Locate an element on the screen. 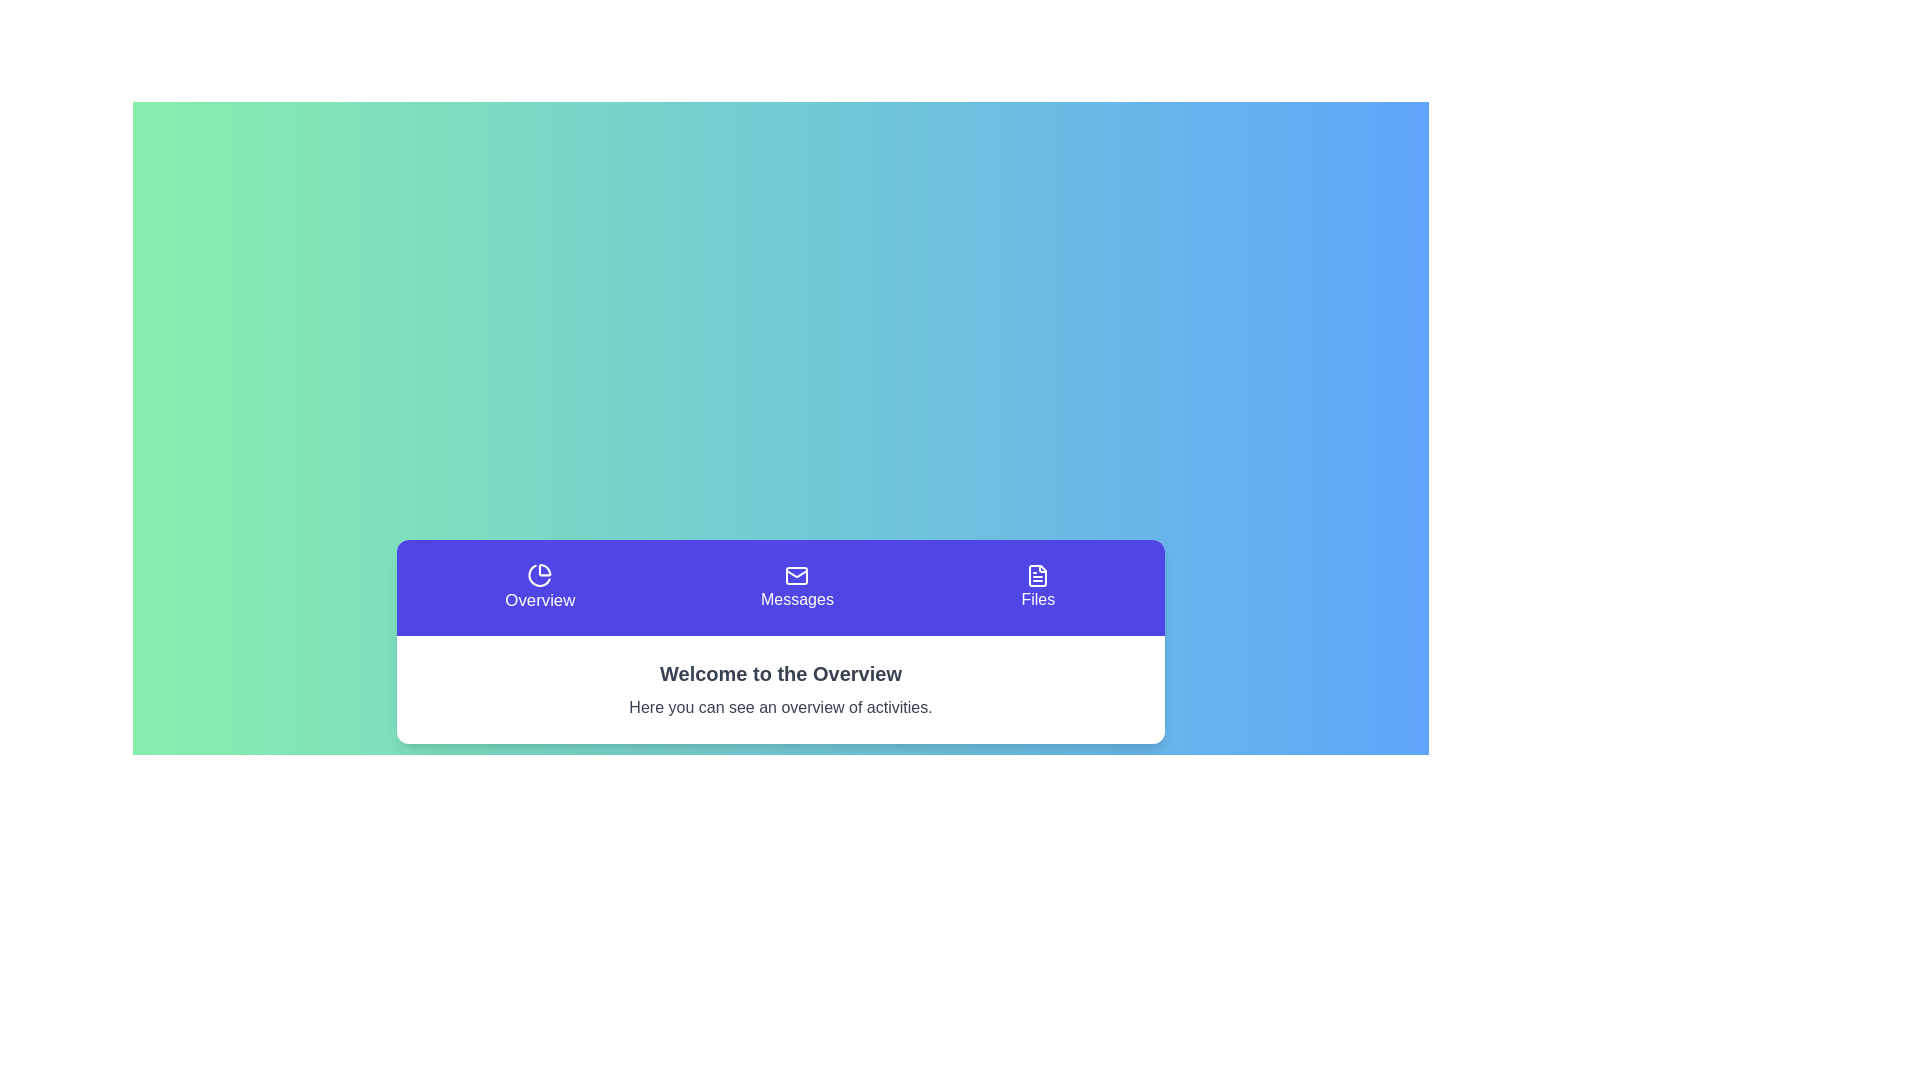  the Messages section of the dashboard is located at coordinates (796, 586).